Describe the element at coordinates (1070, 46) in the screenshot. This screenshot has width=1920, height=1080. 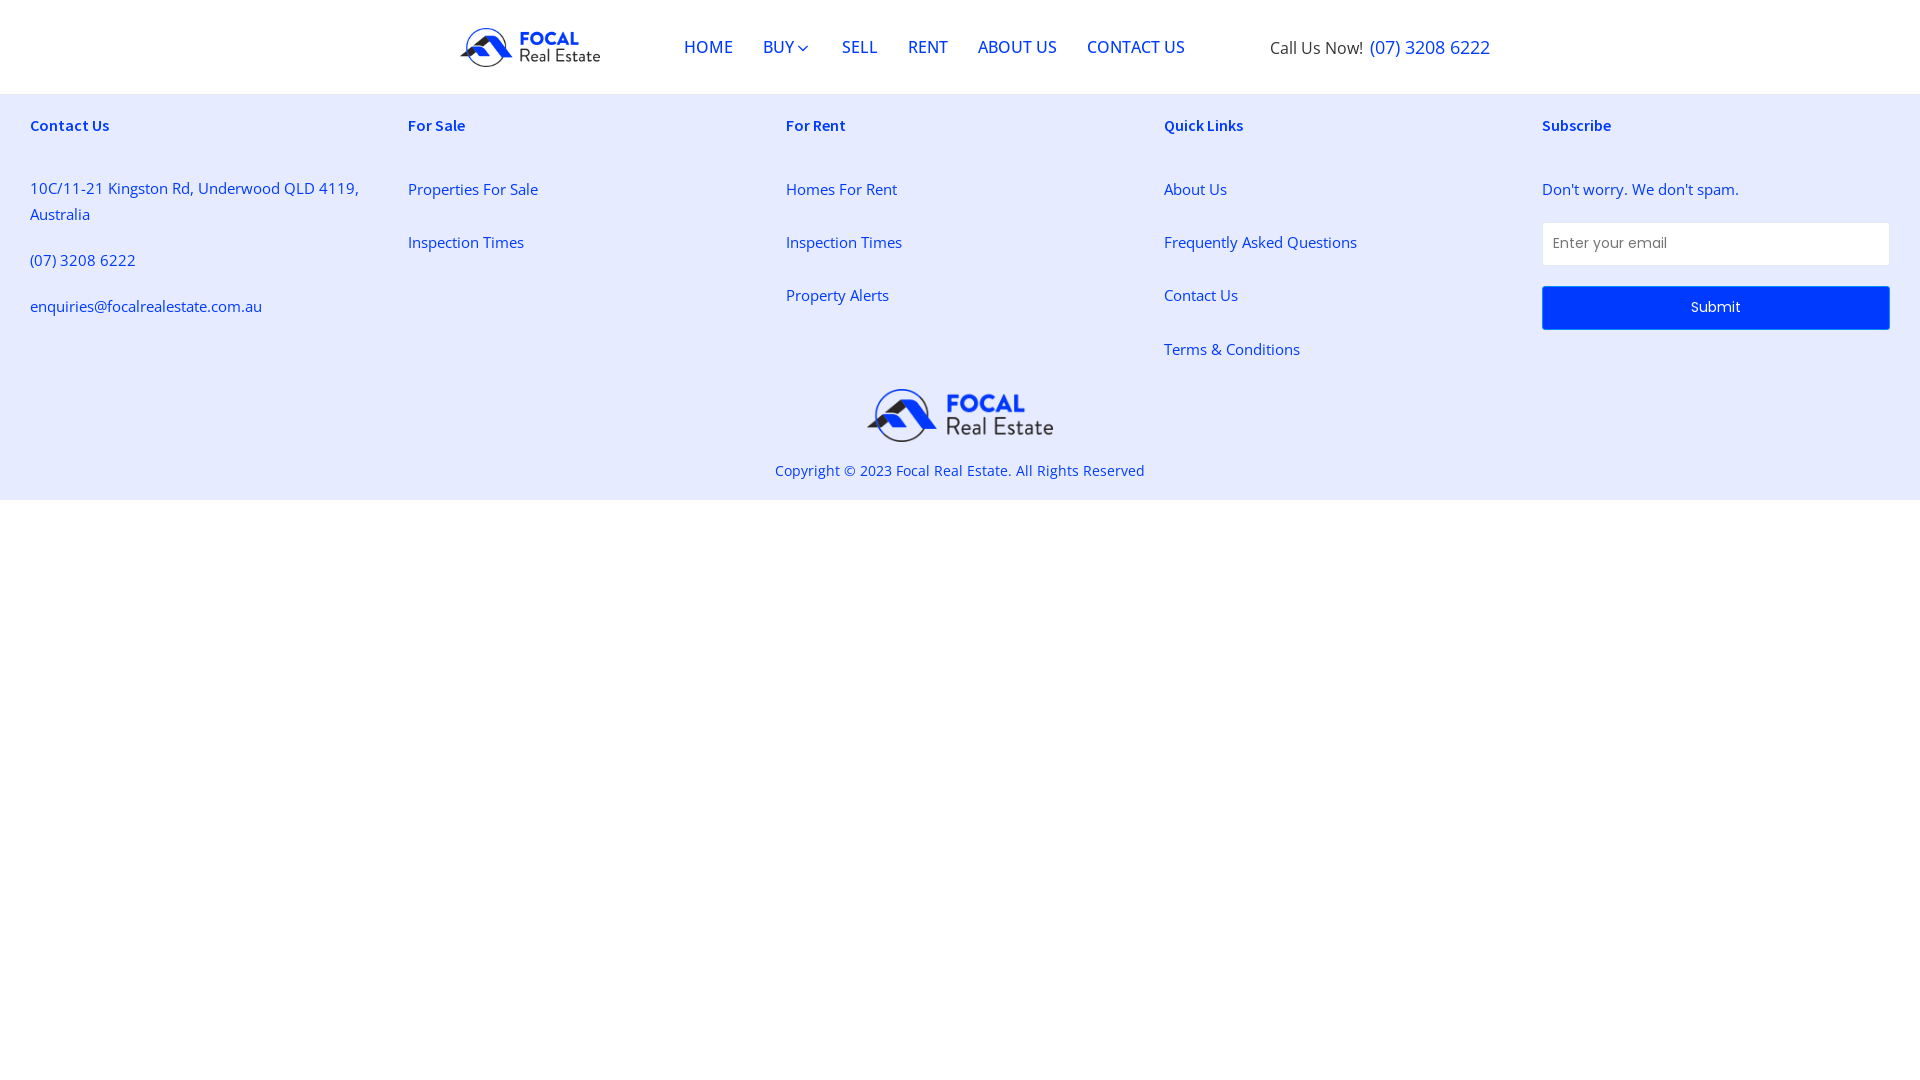
I see `'CONTACT US'` at that location.